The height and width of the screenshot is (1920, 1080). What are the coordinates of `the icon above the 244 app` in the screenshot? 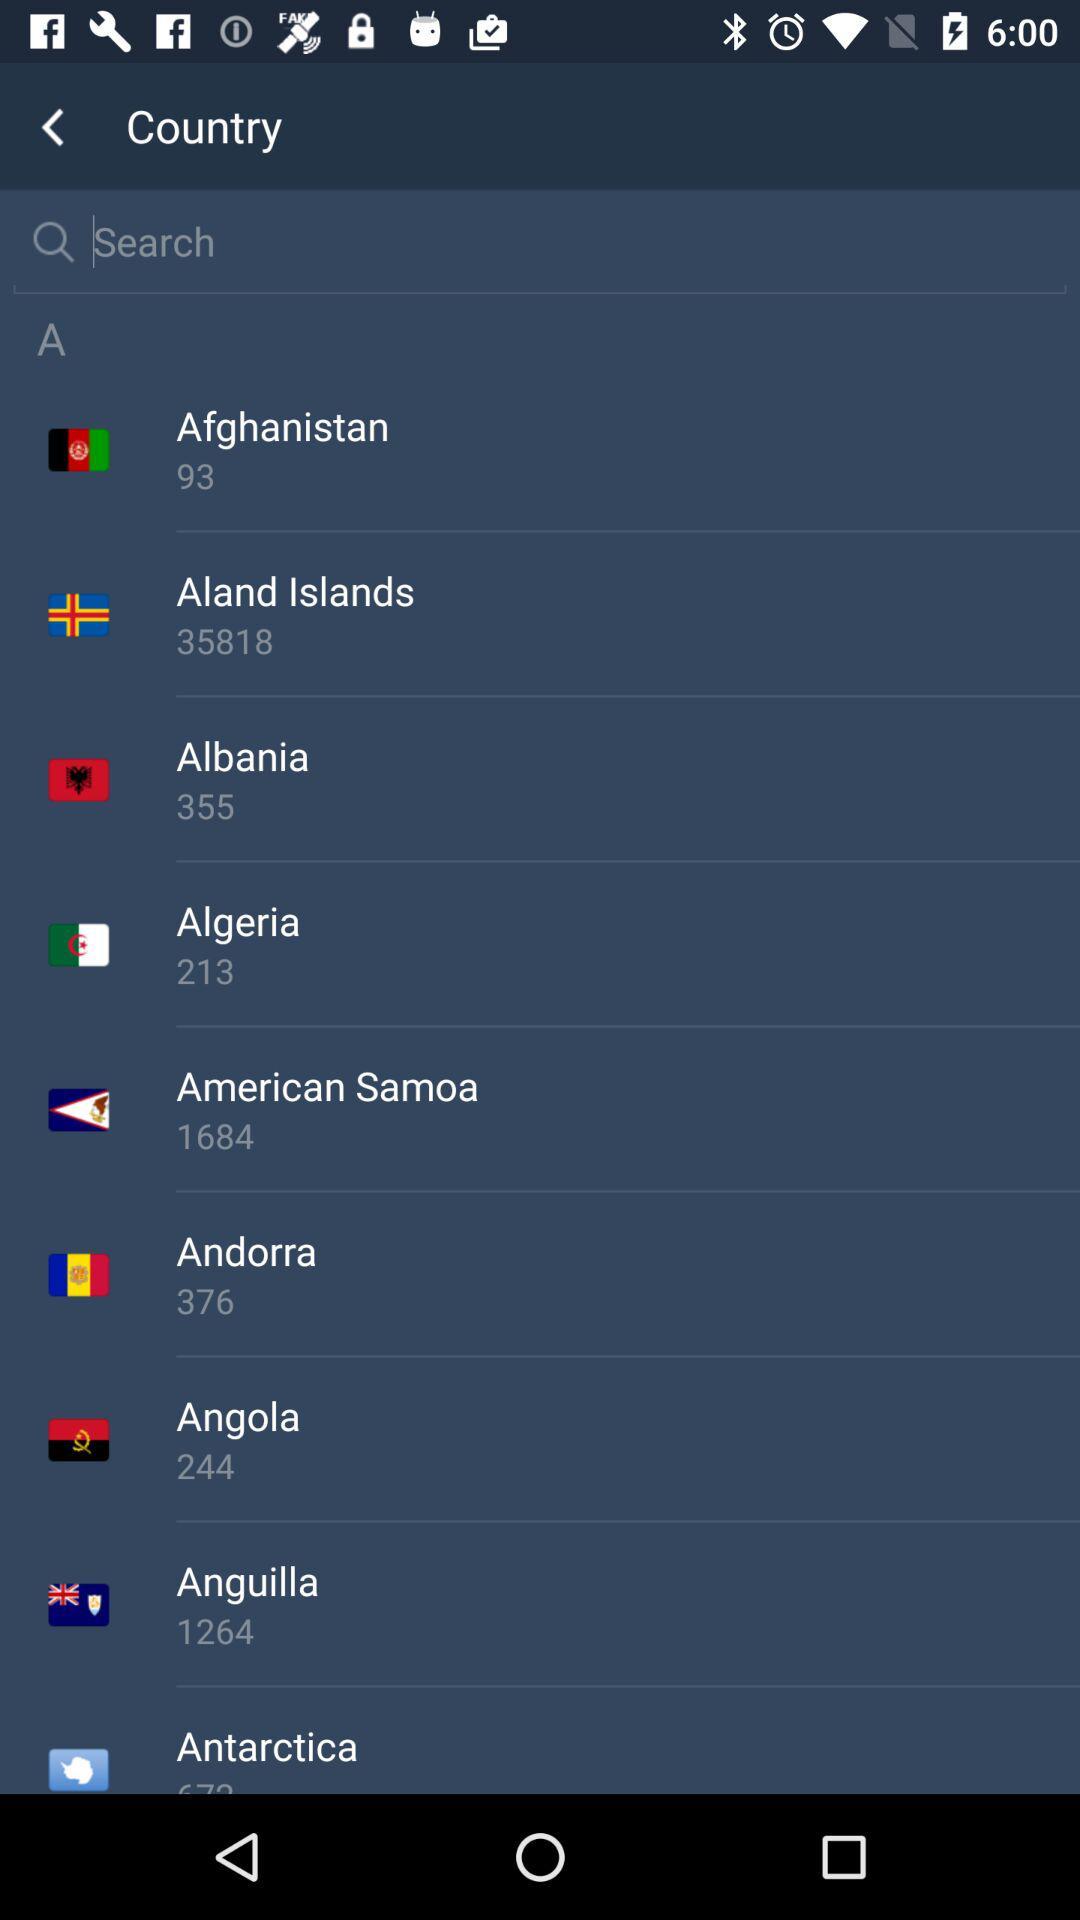 It's located at (627, 1414).